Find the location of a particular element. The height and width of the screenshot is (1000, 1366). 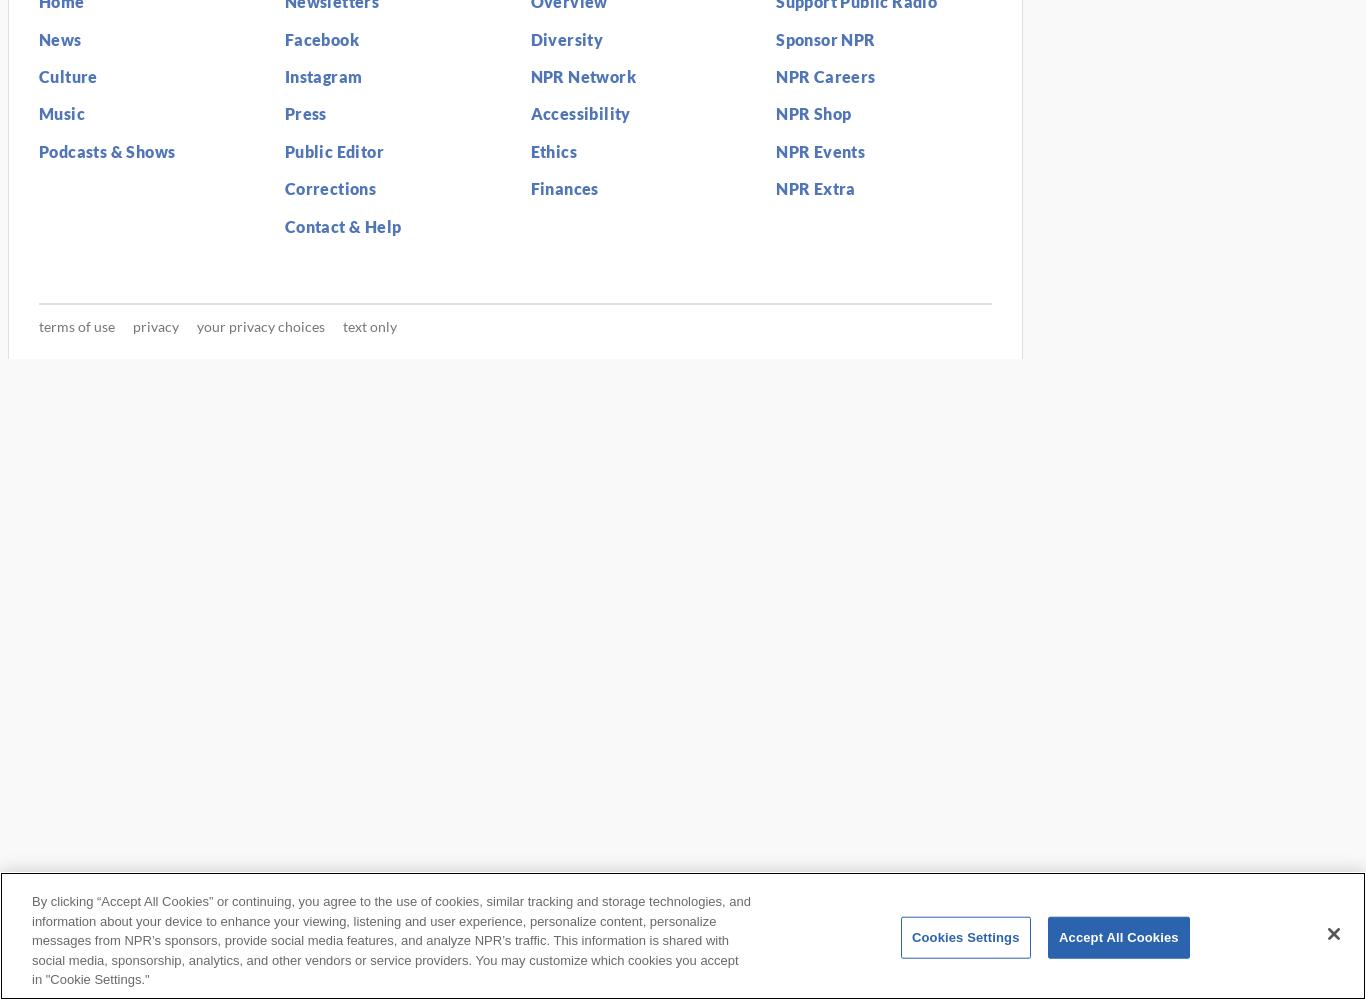

'Terms of Use' is located at coordinates (77, 325).